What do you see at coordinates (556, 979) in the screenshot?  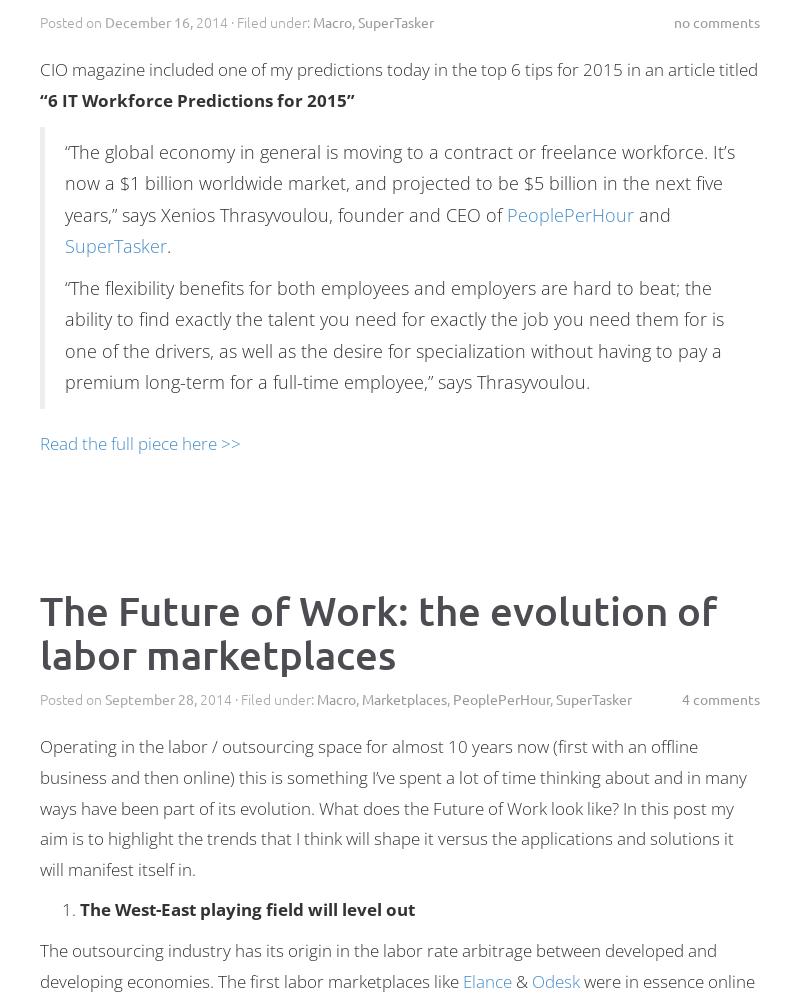 I see `'Odesk'` at bounding box center [556, 979].